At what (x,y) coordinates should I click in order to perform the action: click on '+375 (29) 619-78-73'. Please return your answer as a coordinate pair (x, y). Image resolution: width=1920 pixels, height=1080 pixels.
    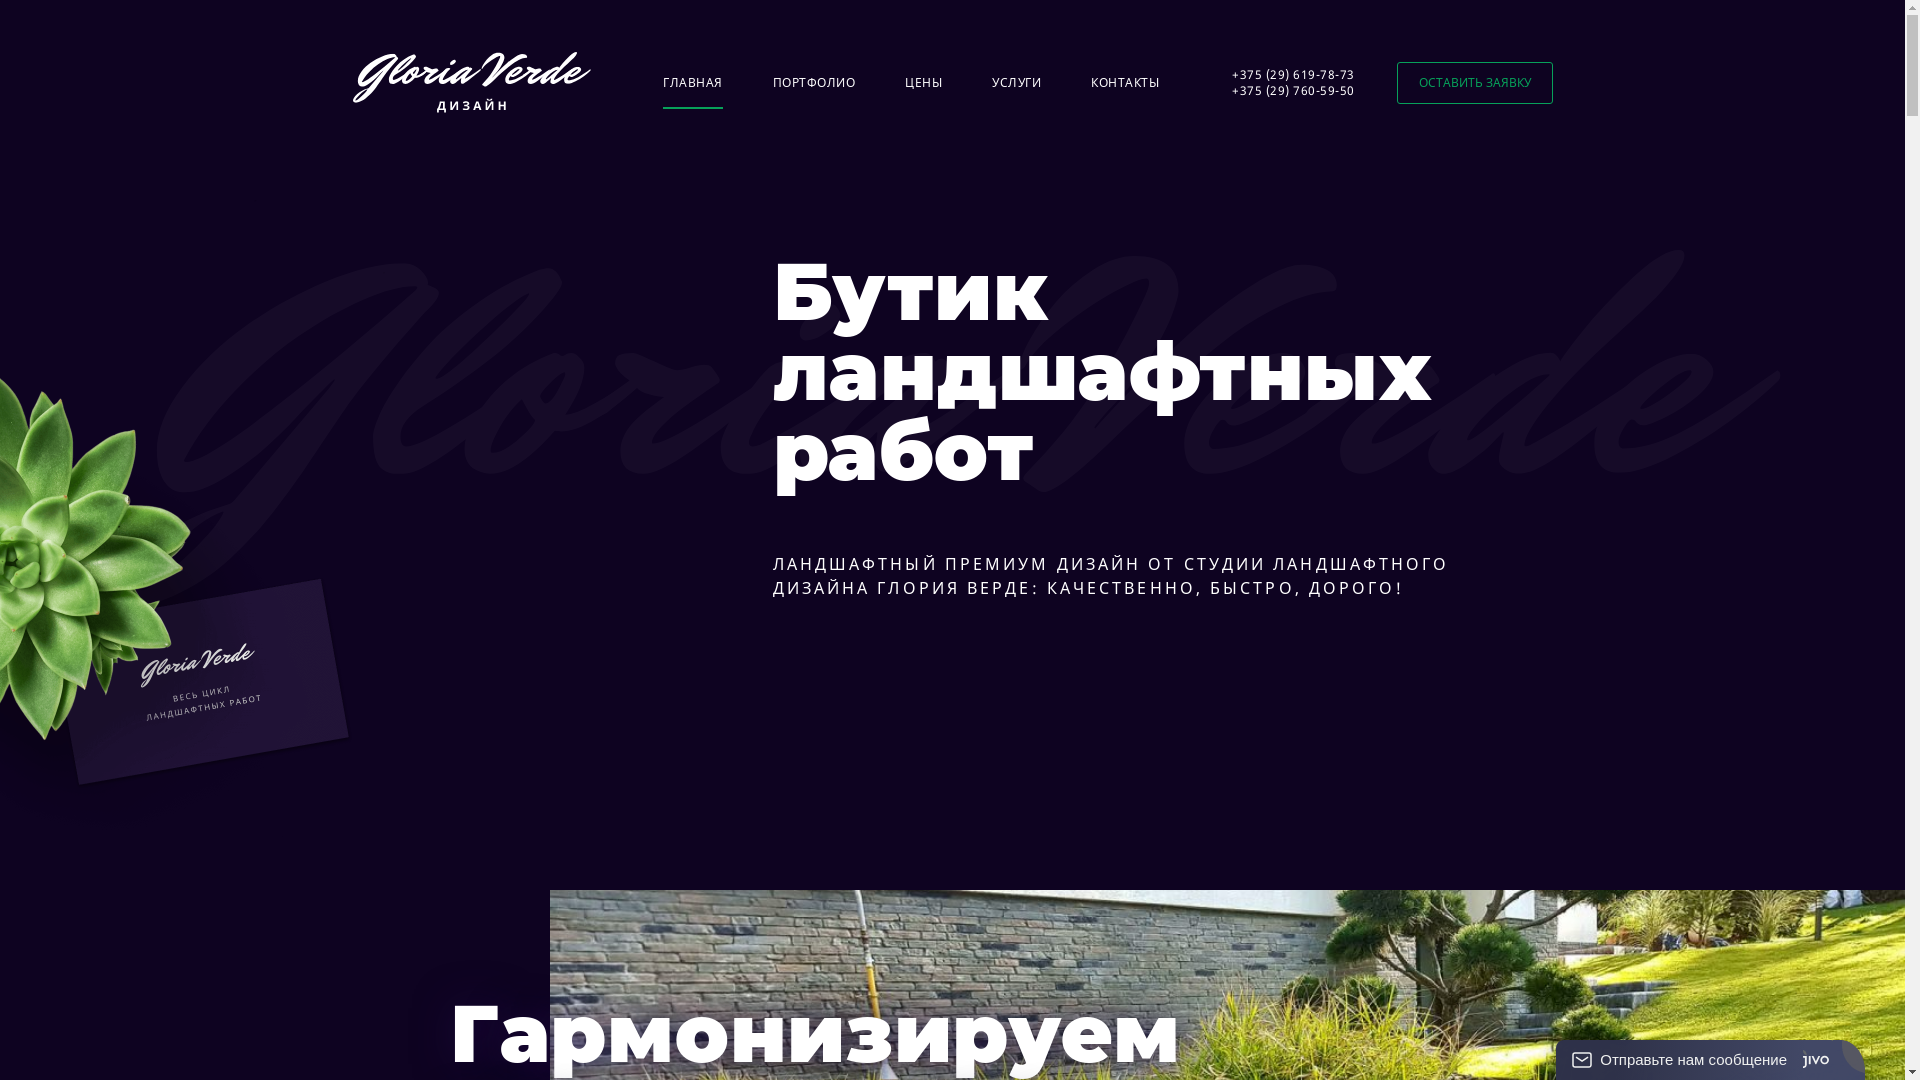
    Looking at the image, I should click on (1293, 73).